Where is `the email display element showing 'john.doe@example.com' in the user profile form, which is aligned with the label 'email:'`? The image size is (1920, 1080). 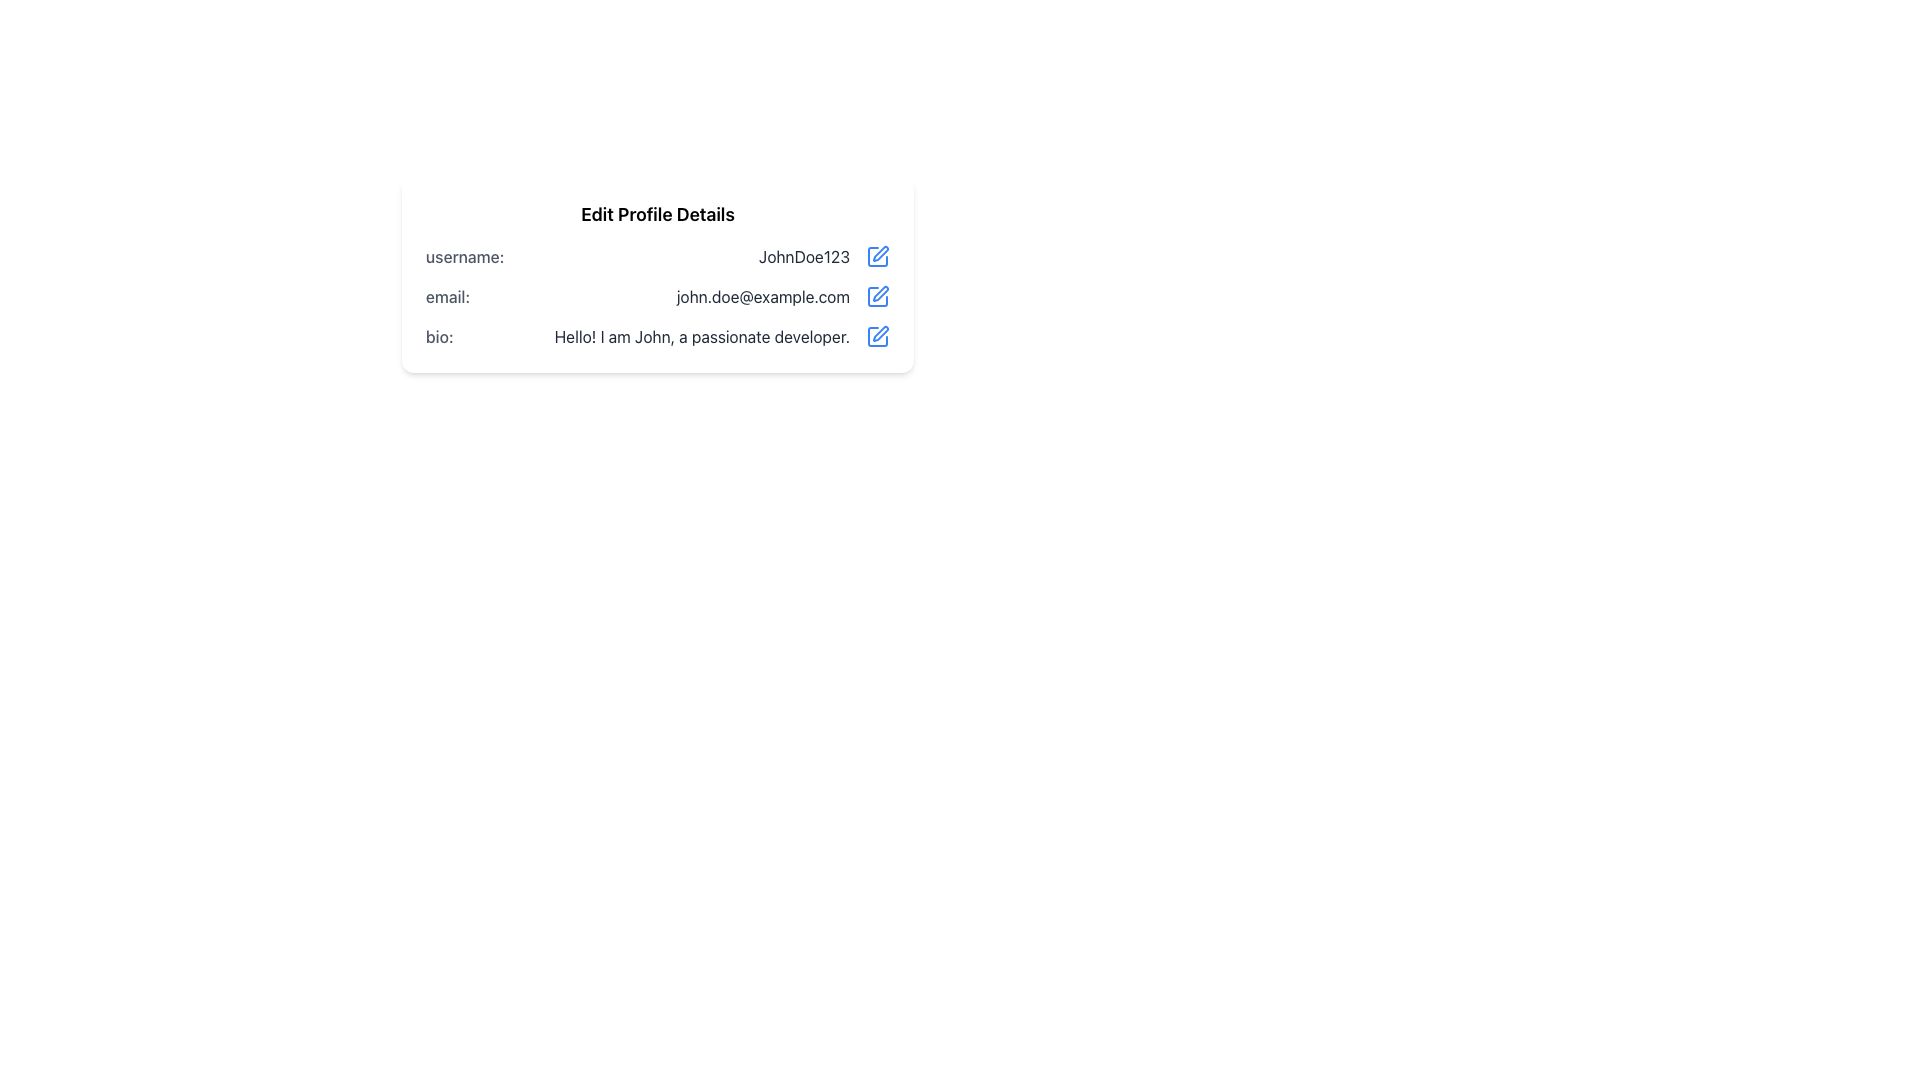
the email display element showing 'john.doe@example.com' in the user profile form, which is aligned with the label 'email:' is located at coordinates (782, 297).